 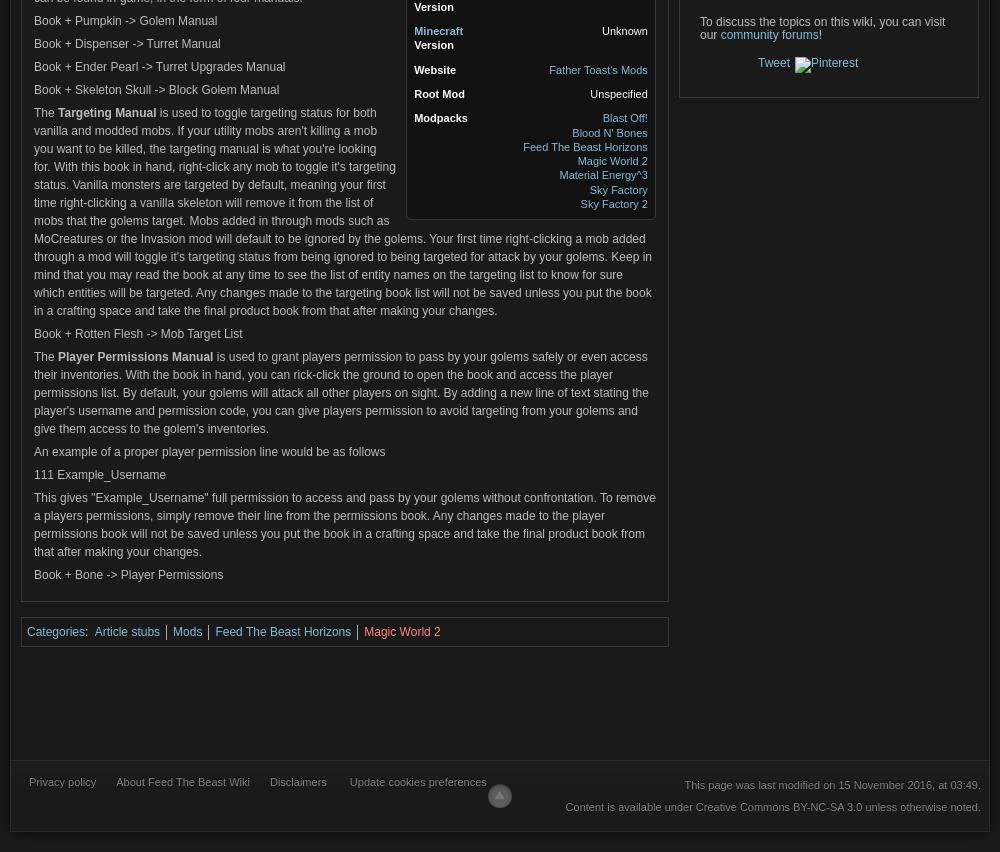 What do you see at coordinates (182, 781) in the screenshot?
I see `'About Feed The Beast Wiki'` at bounding box center [182, 781].